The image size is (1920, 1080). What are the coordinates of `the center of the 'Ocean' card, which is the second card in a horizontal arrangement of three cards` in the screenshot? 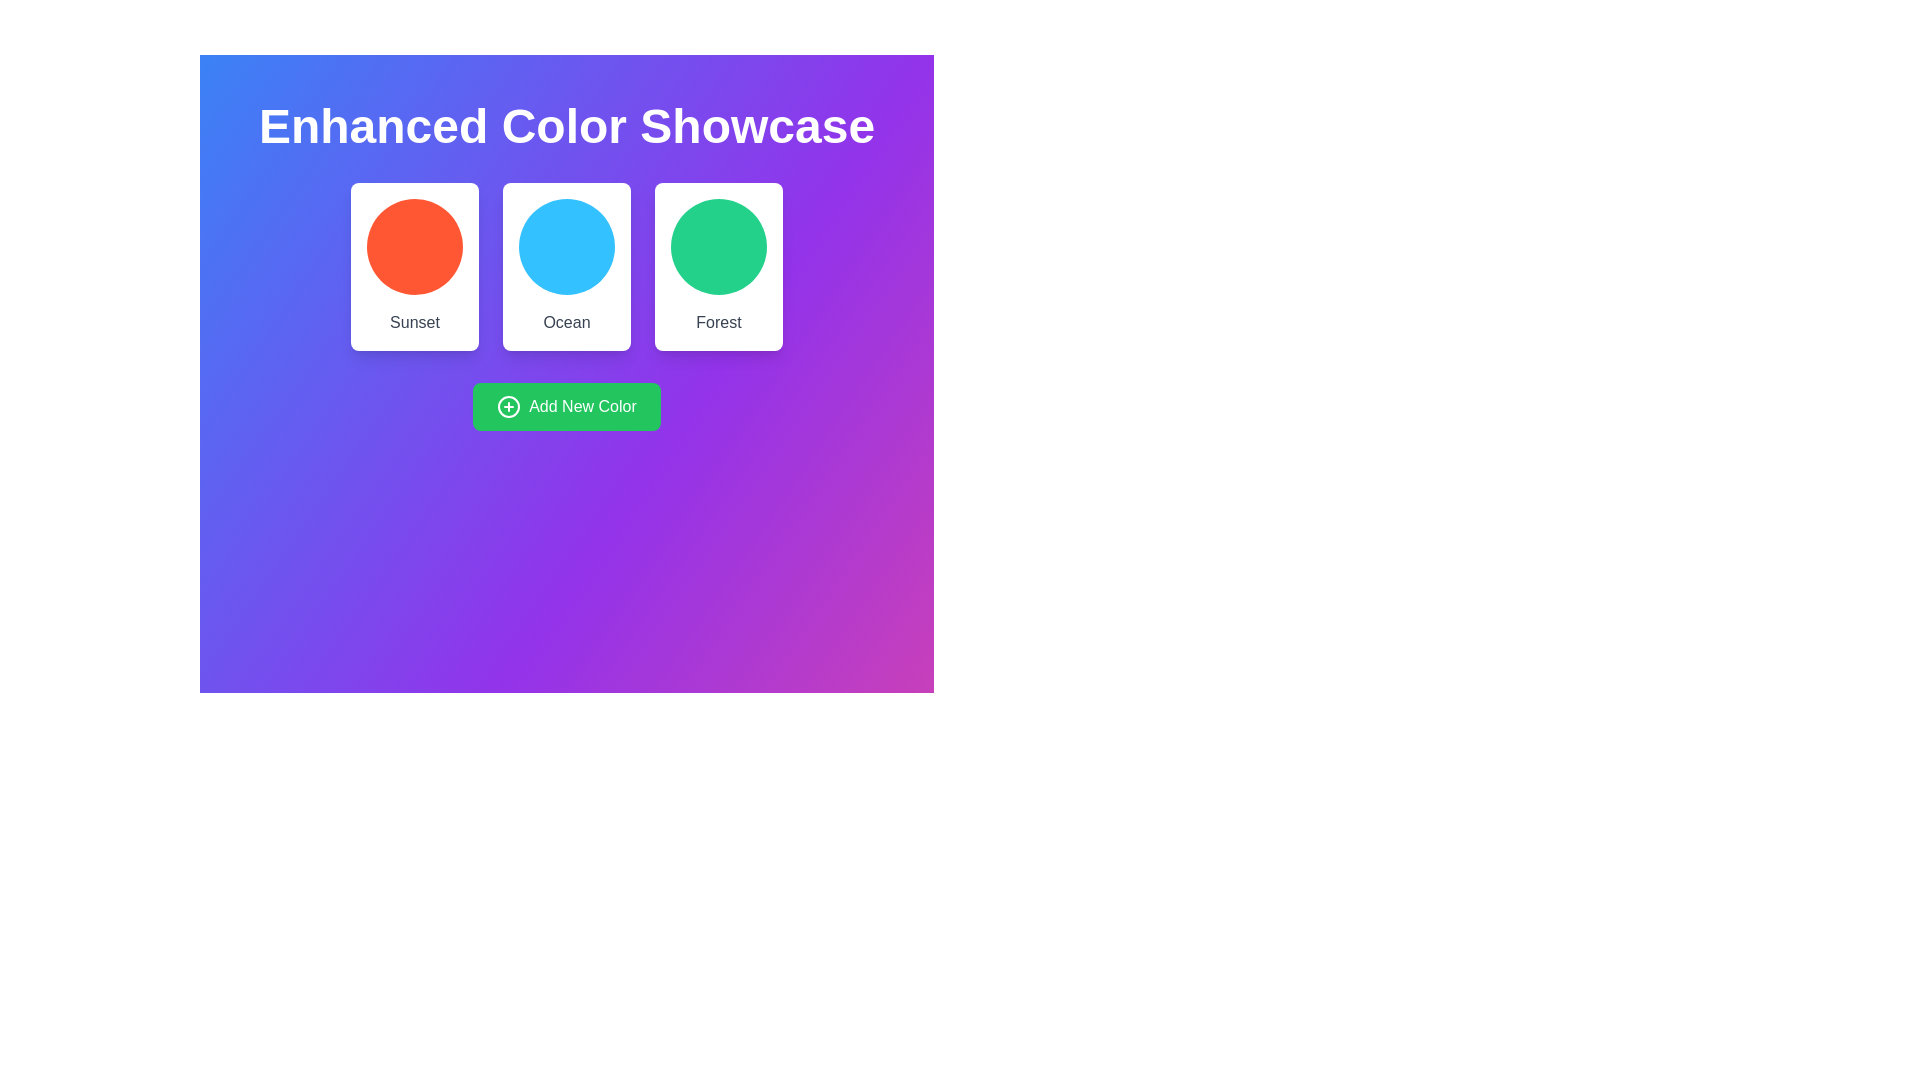 It's located at (565, 265).